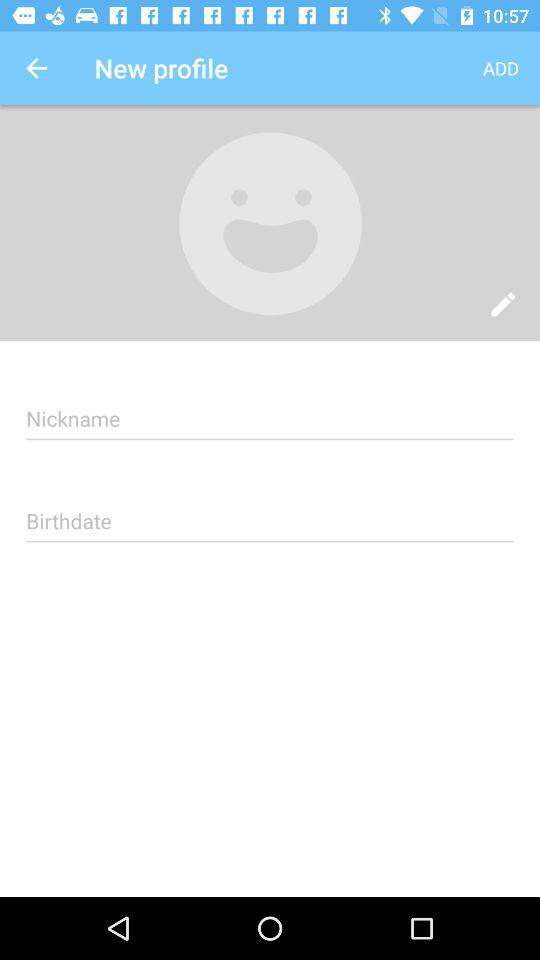 The image size is (540, 960). What do you see at coordinates (500, 68) in the screenshot?
I see `the app to the right of new profile` at bounding box center [500, 68].